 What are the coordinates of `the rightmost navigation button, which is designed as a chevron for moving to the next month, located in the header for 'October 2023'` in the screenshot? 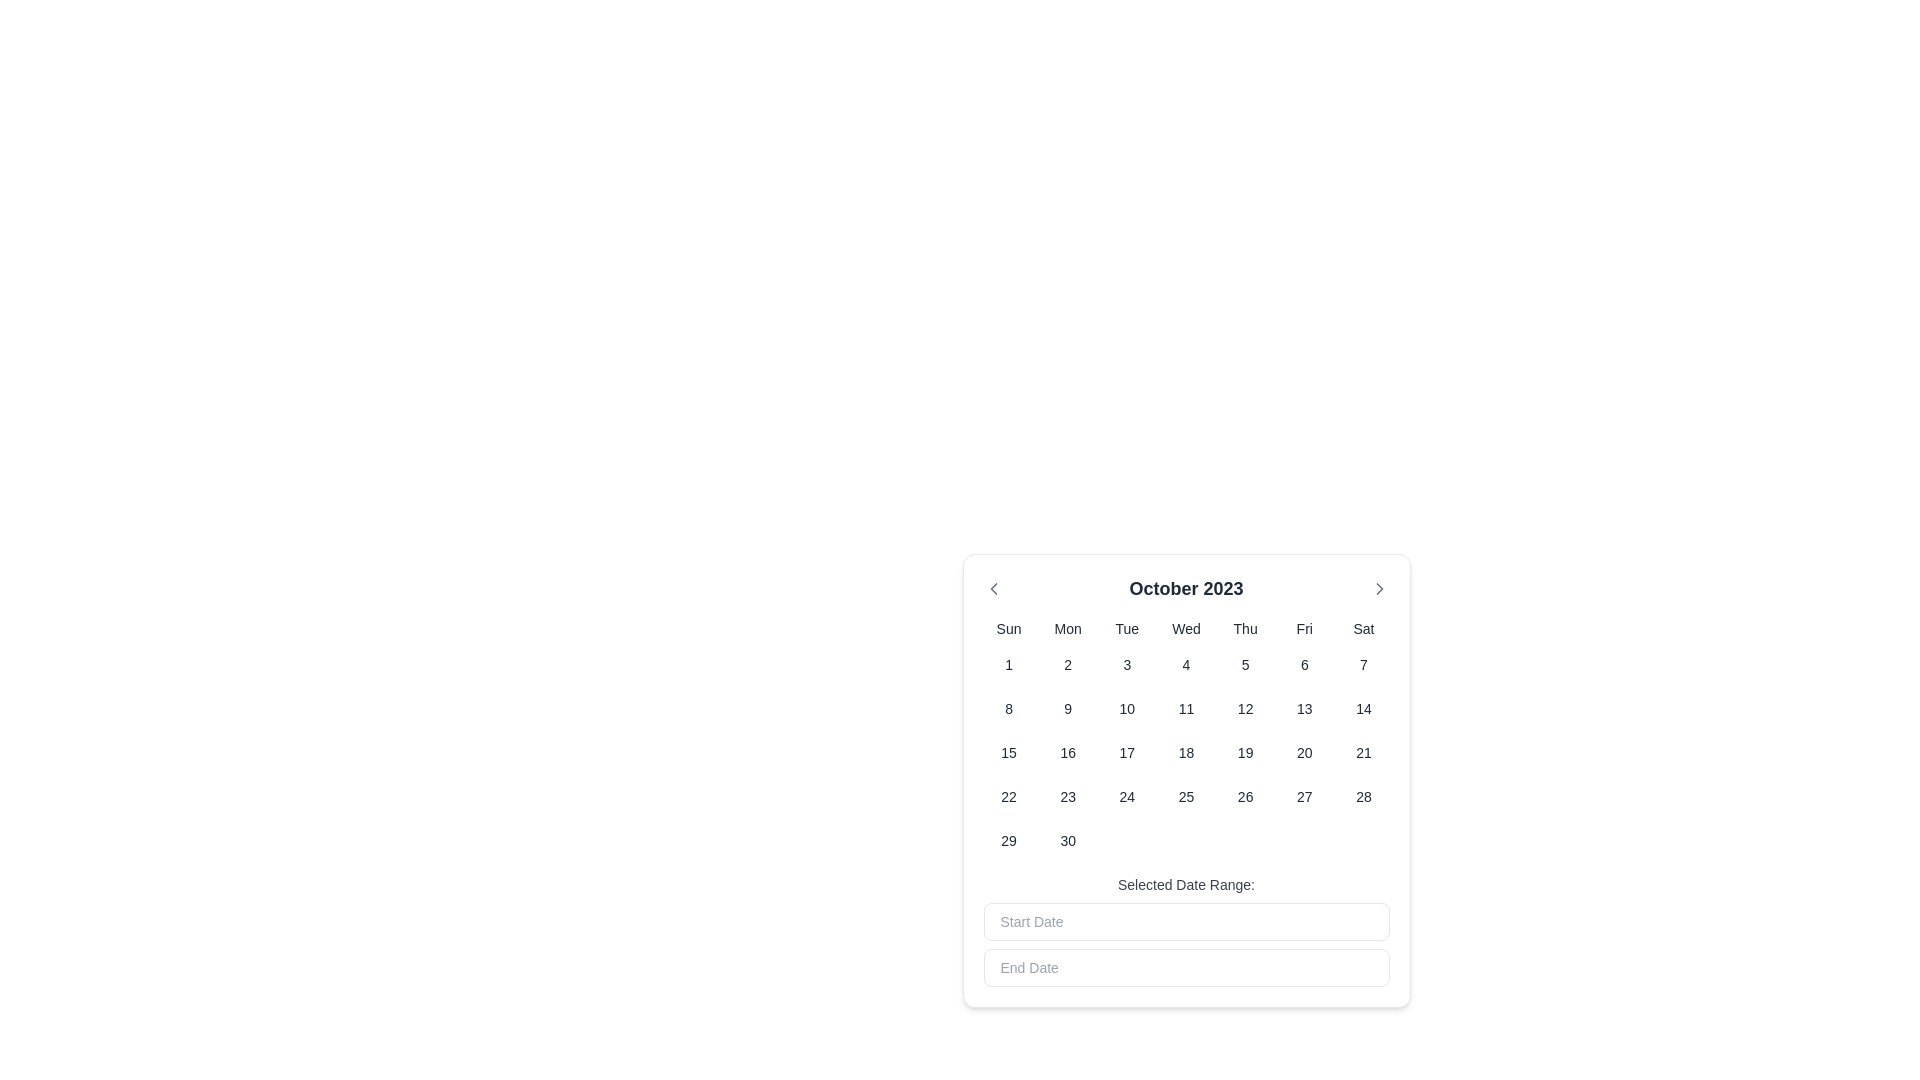 It's located at (1378, 588).